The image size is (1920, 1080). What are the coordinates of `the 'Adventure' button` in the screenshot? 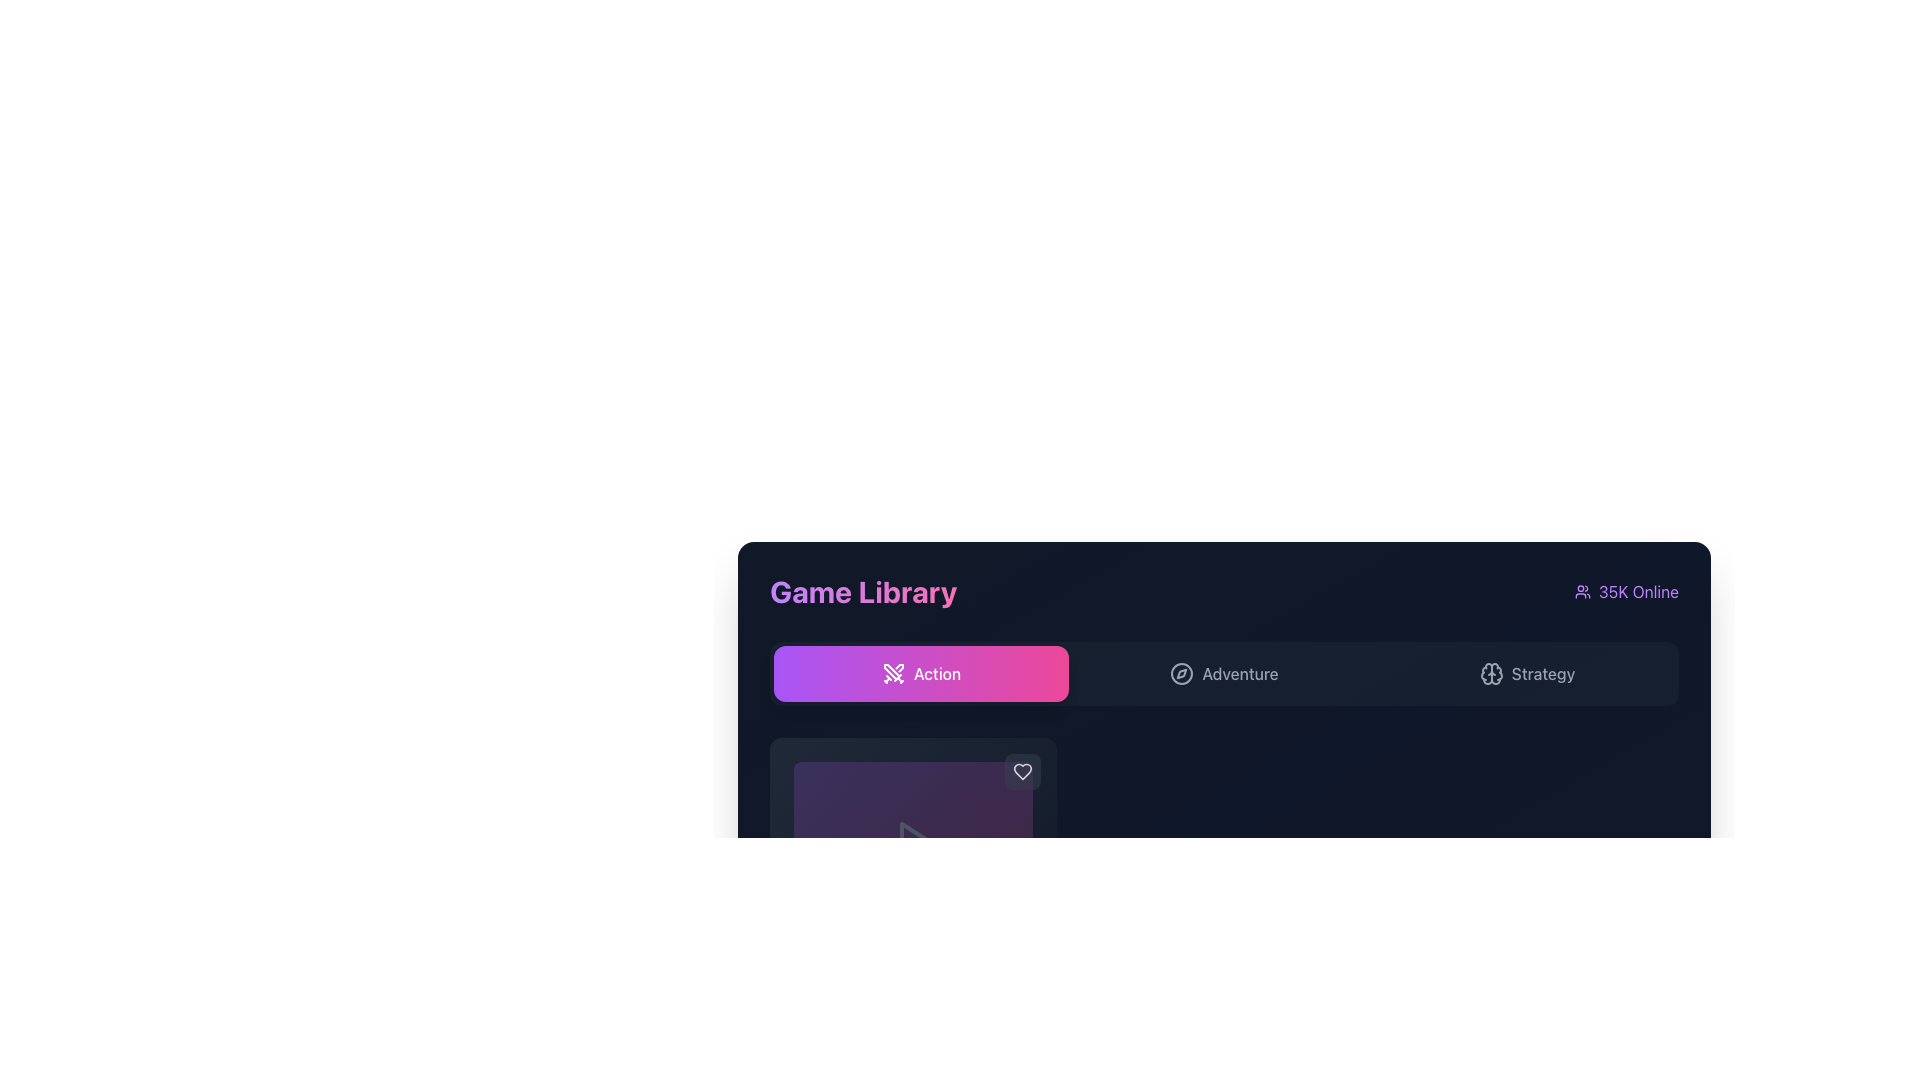 It's located at (1223, 674).